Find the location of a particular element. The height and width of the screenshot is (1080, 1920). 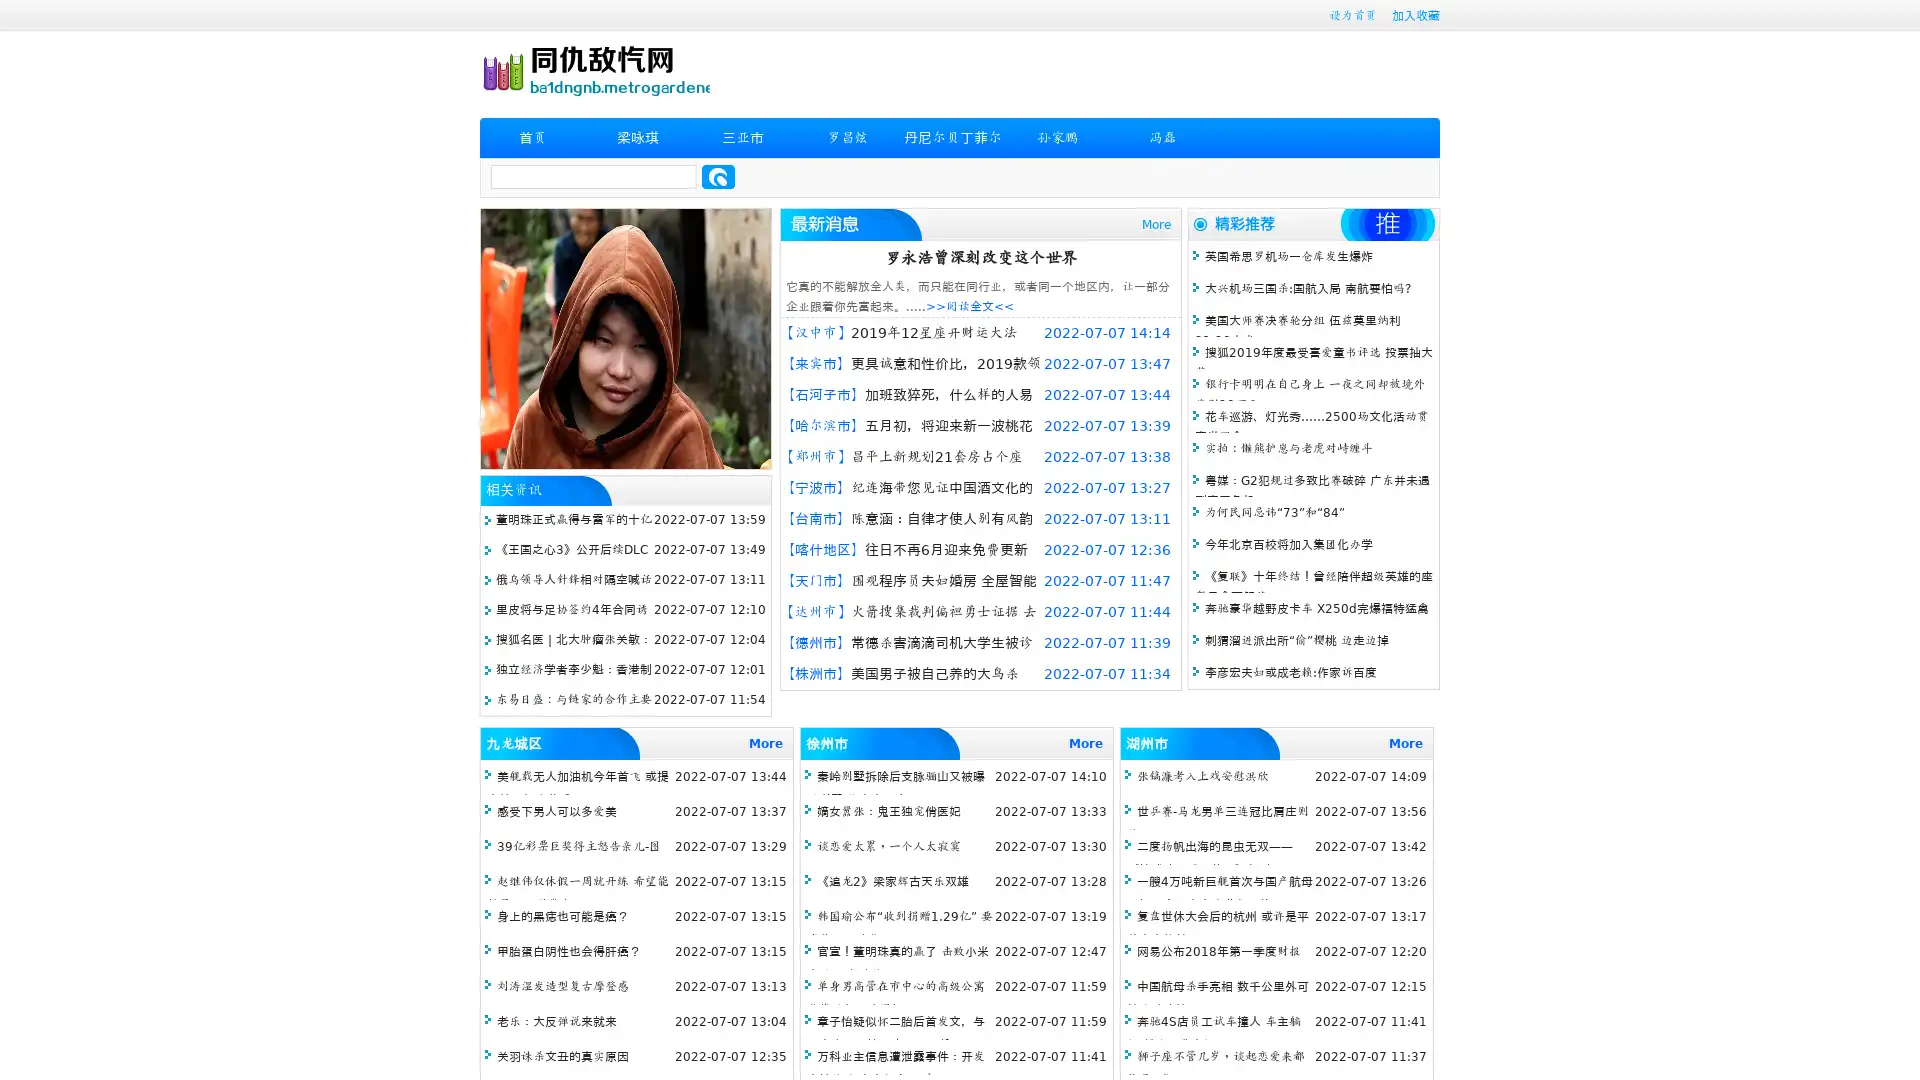

Search is located at coordinates (718, 176).